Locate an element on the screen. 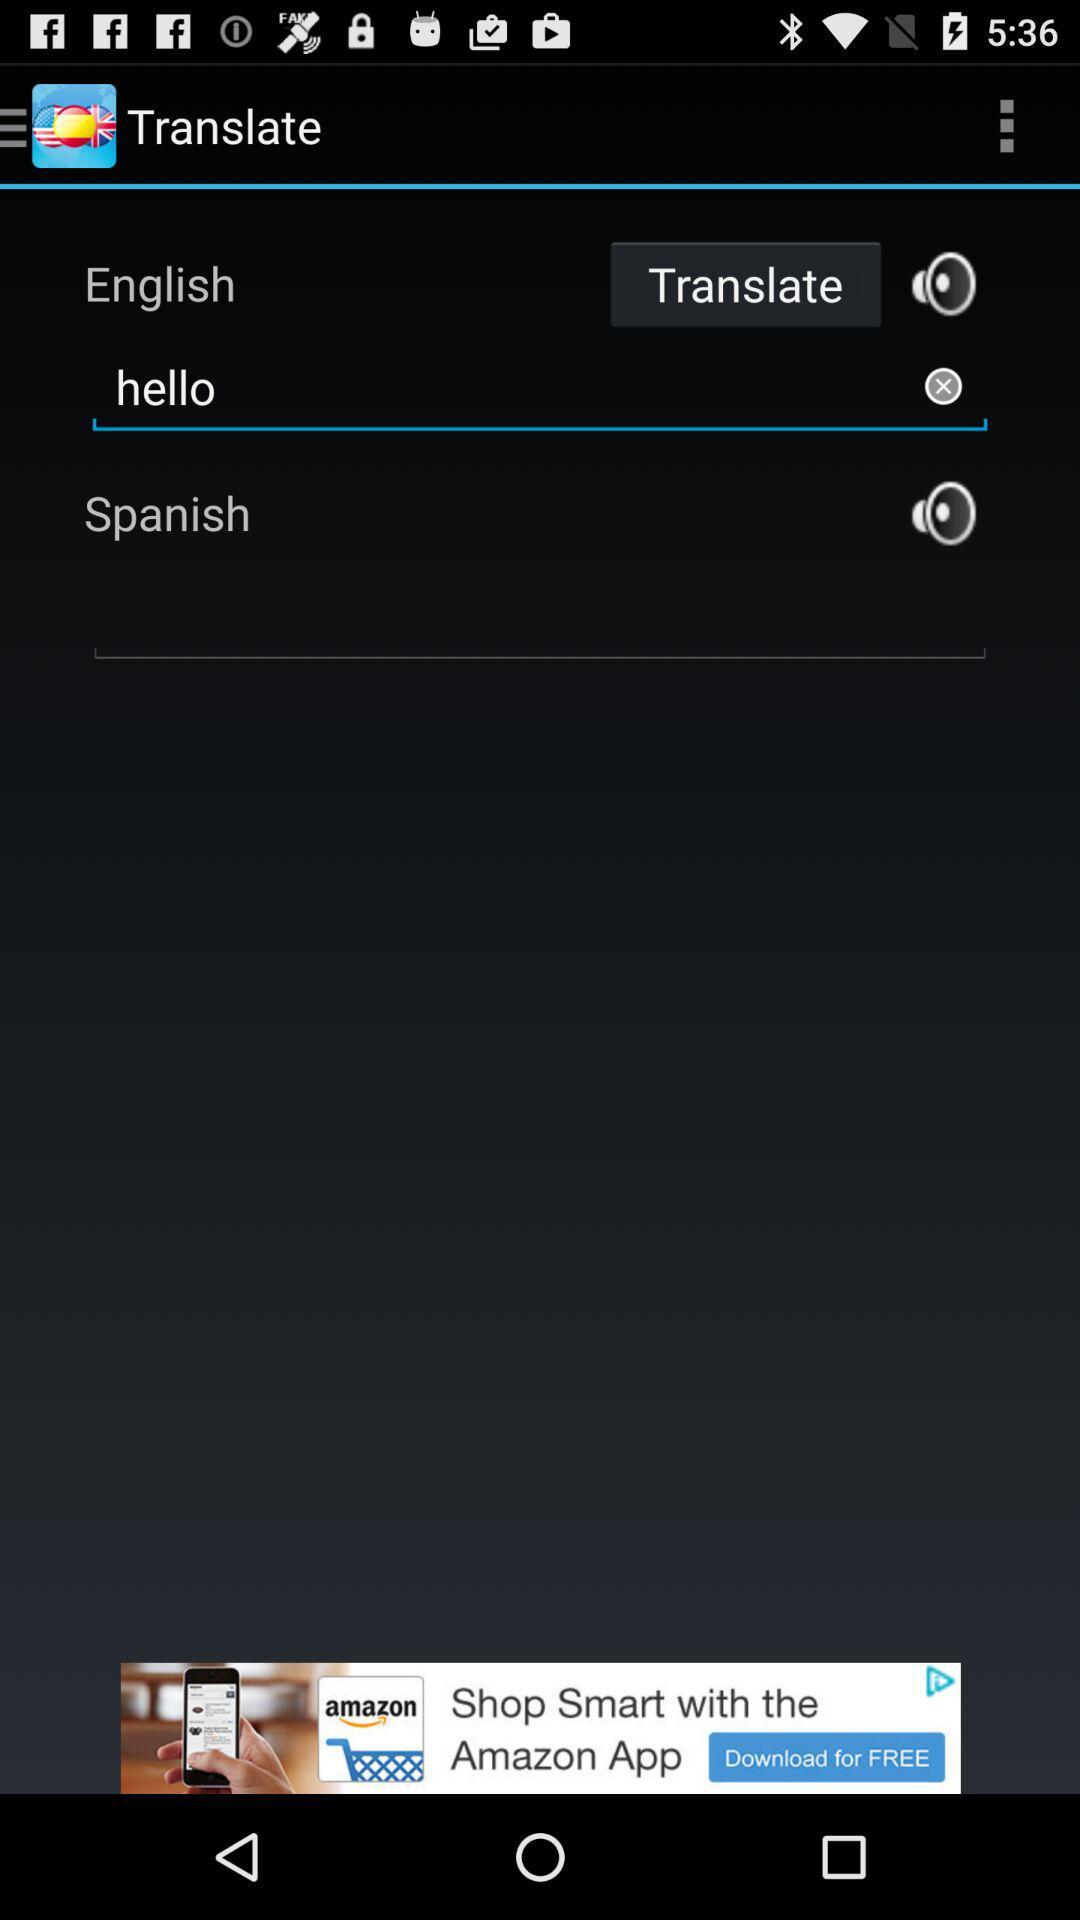 This screenshot has height=1920, width=1080. speaker button is located at coordinates (943, 513).